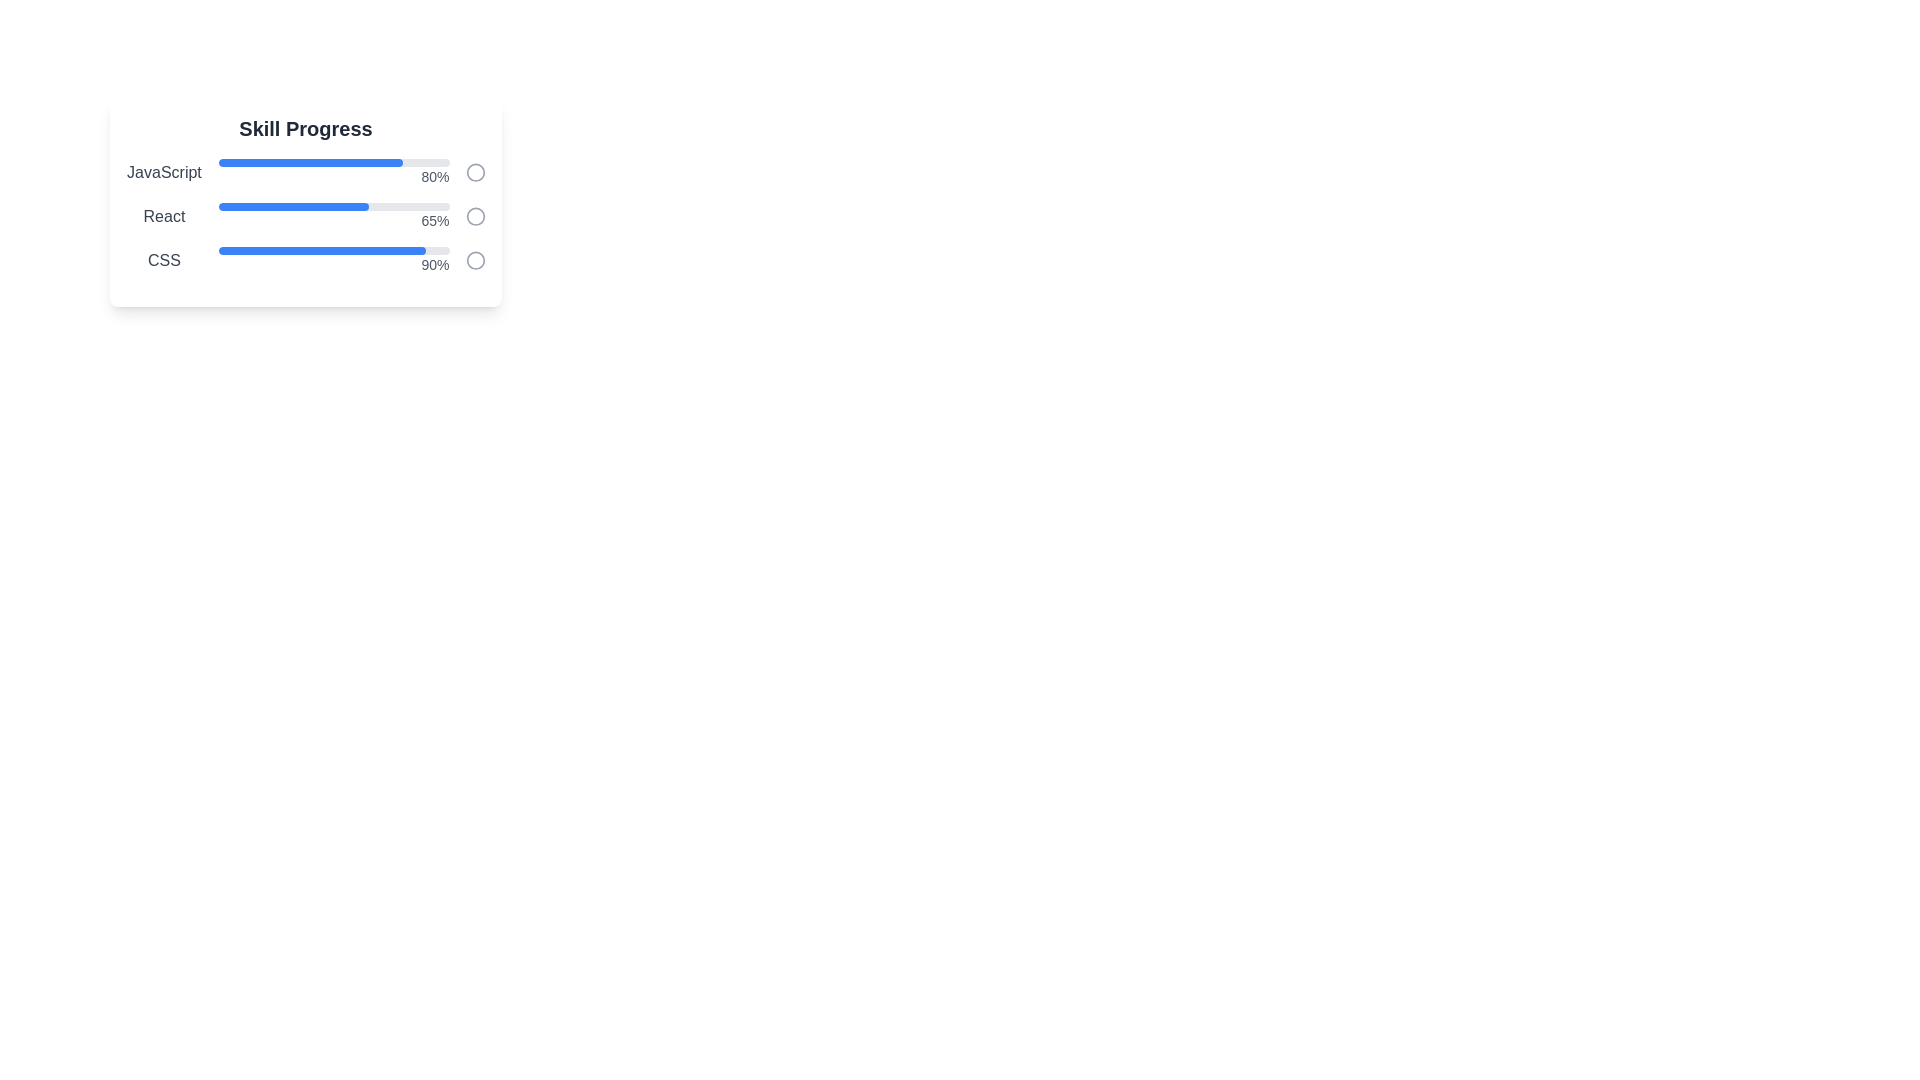 Image resolution: width=1920 pixels, height=1080 pixels. Describe the element at coordinates (305, 128) in the screenshot. I see `the text element displaying the title 'Skill Progress' at the top of the skill progress card` at that location.